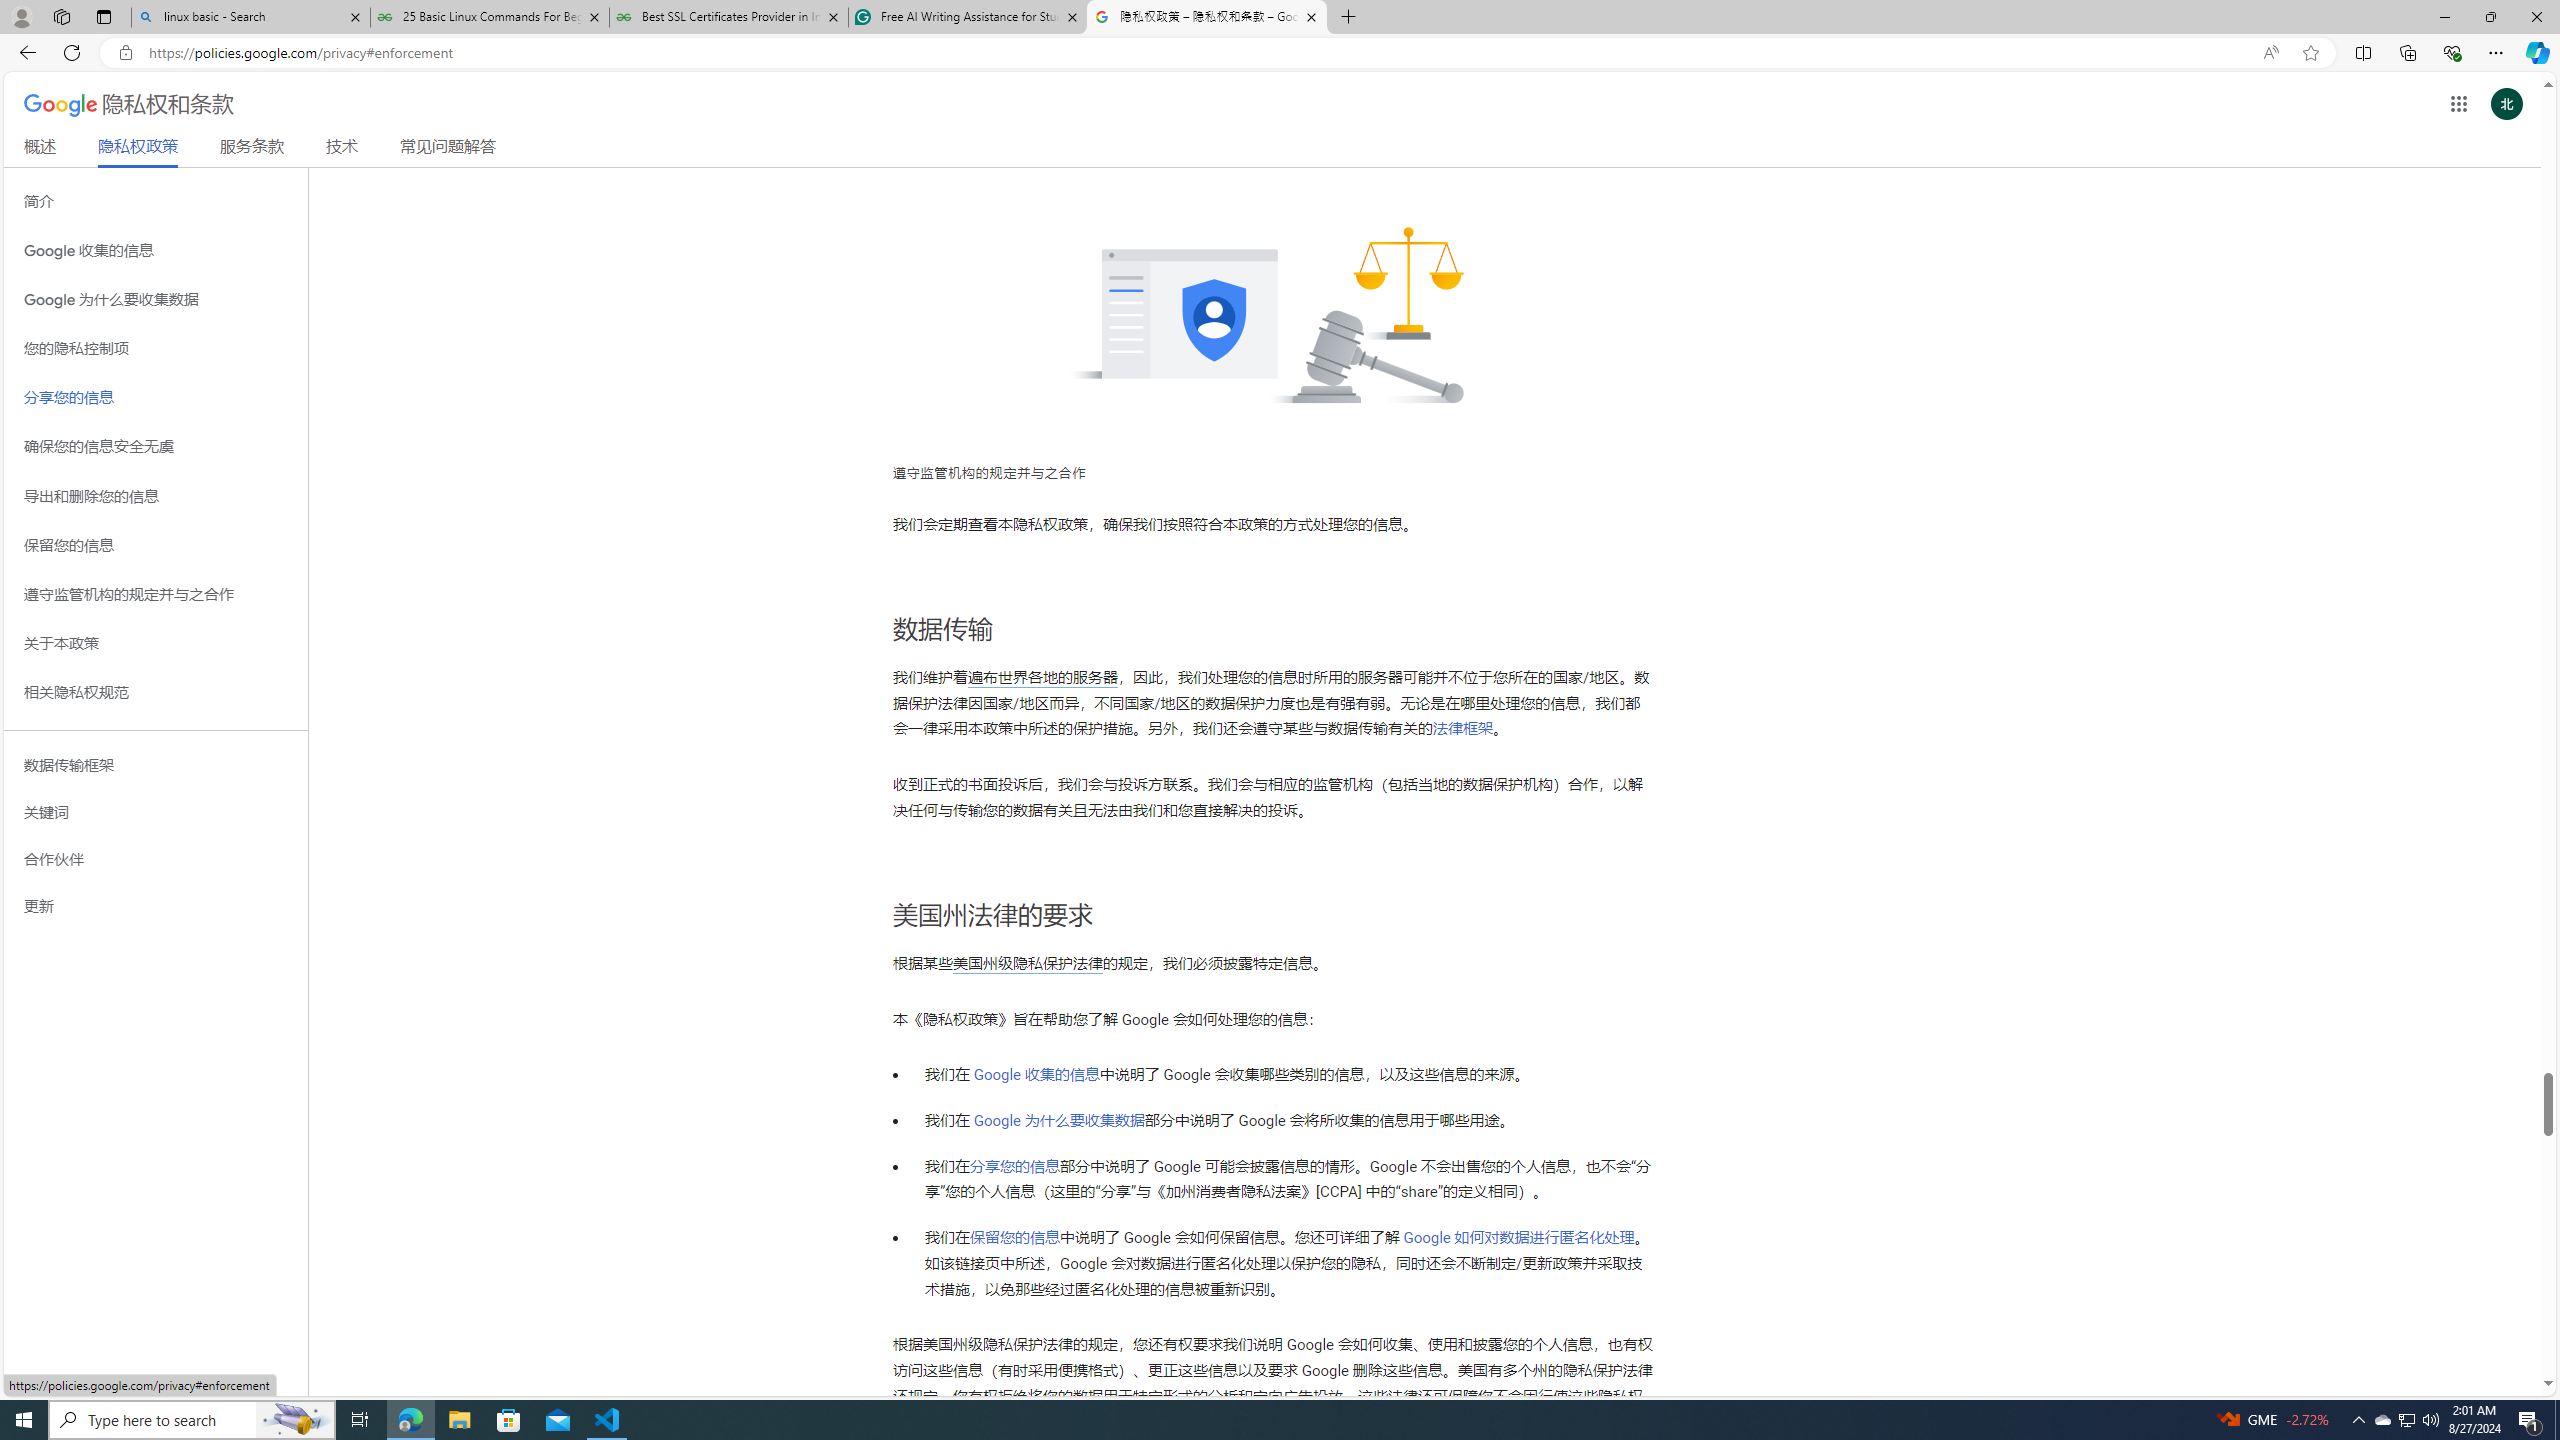  I want to click on 'Best SSL Certificates Provider in India - GeeksforGeeks', so click(729, 16).